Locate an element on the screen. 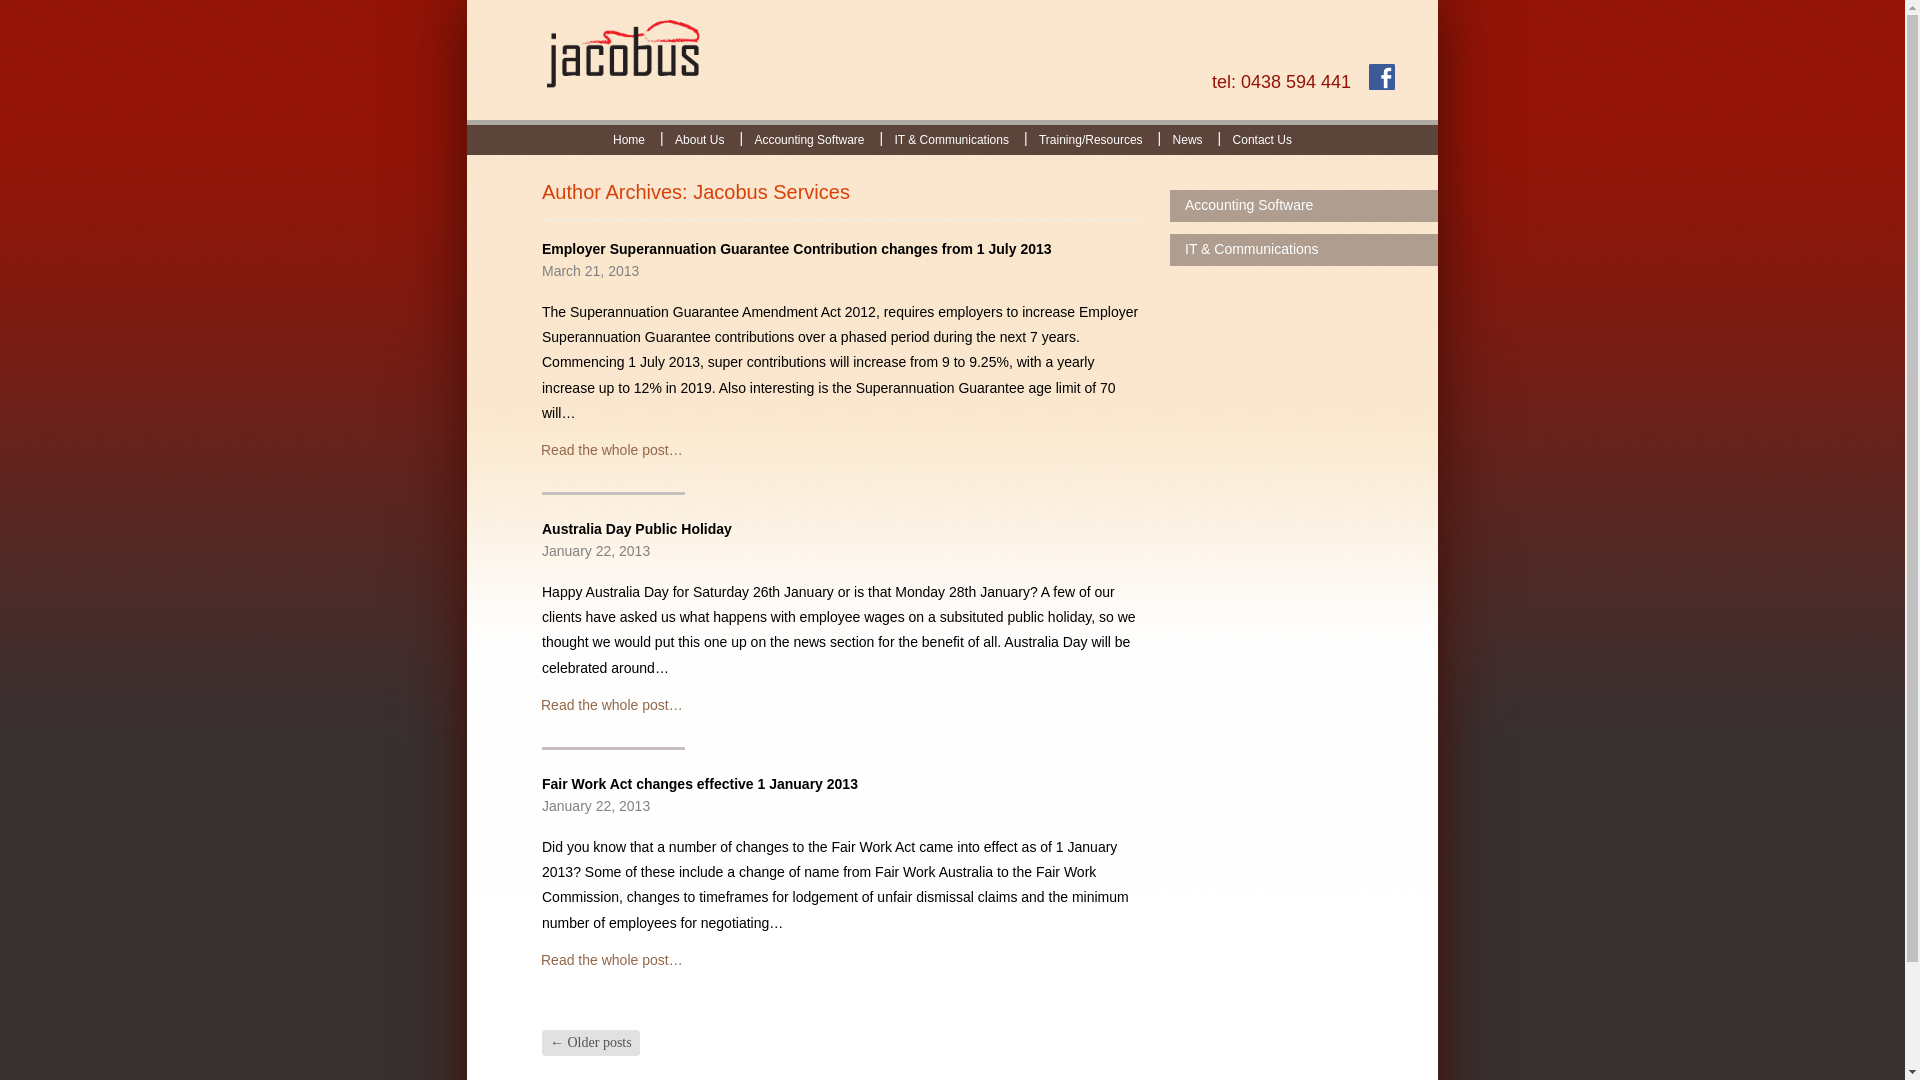  'IT & Communications' is located at coordinates (1304, 249).